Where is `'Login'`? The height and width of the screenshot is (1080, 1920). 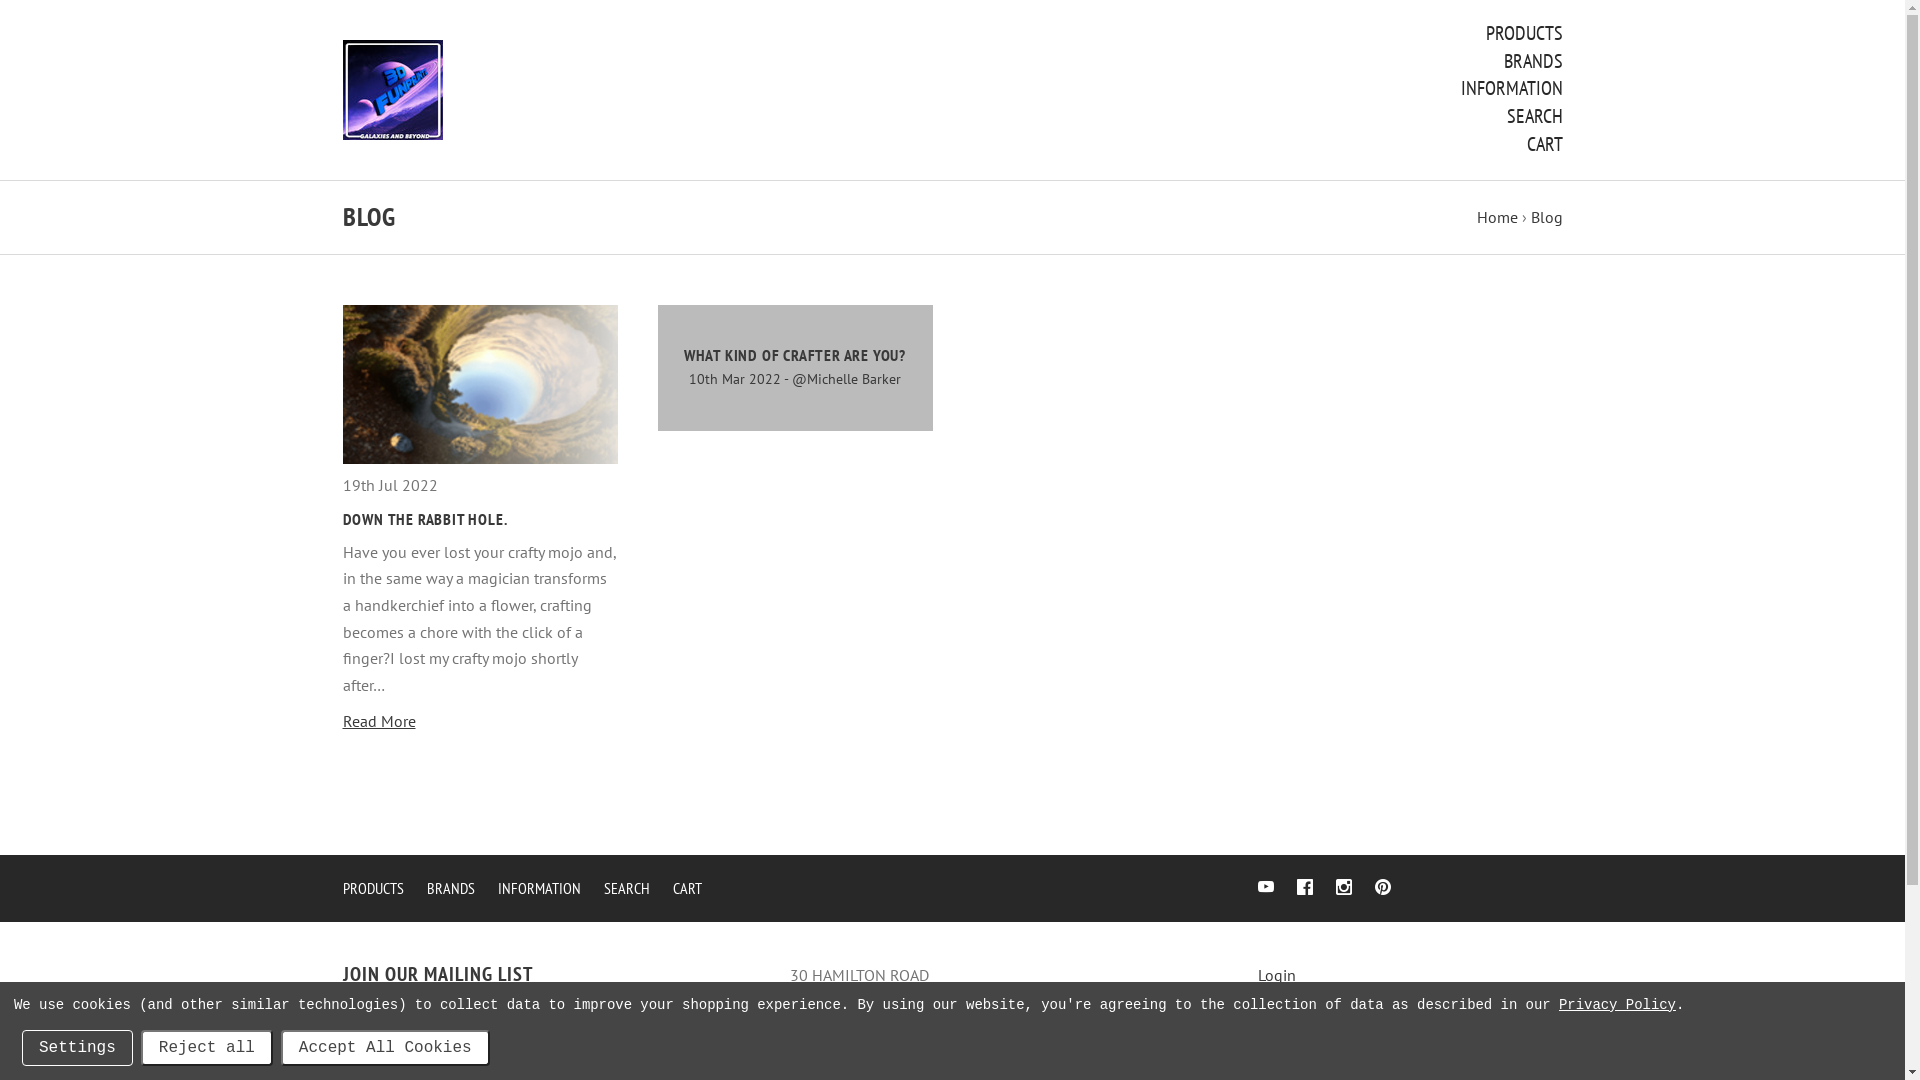
'Login' is located at coordinates (1256, 974).